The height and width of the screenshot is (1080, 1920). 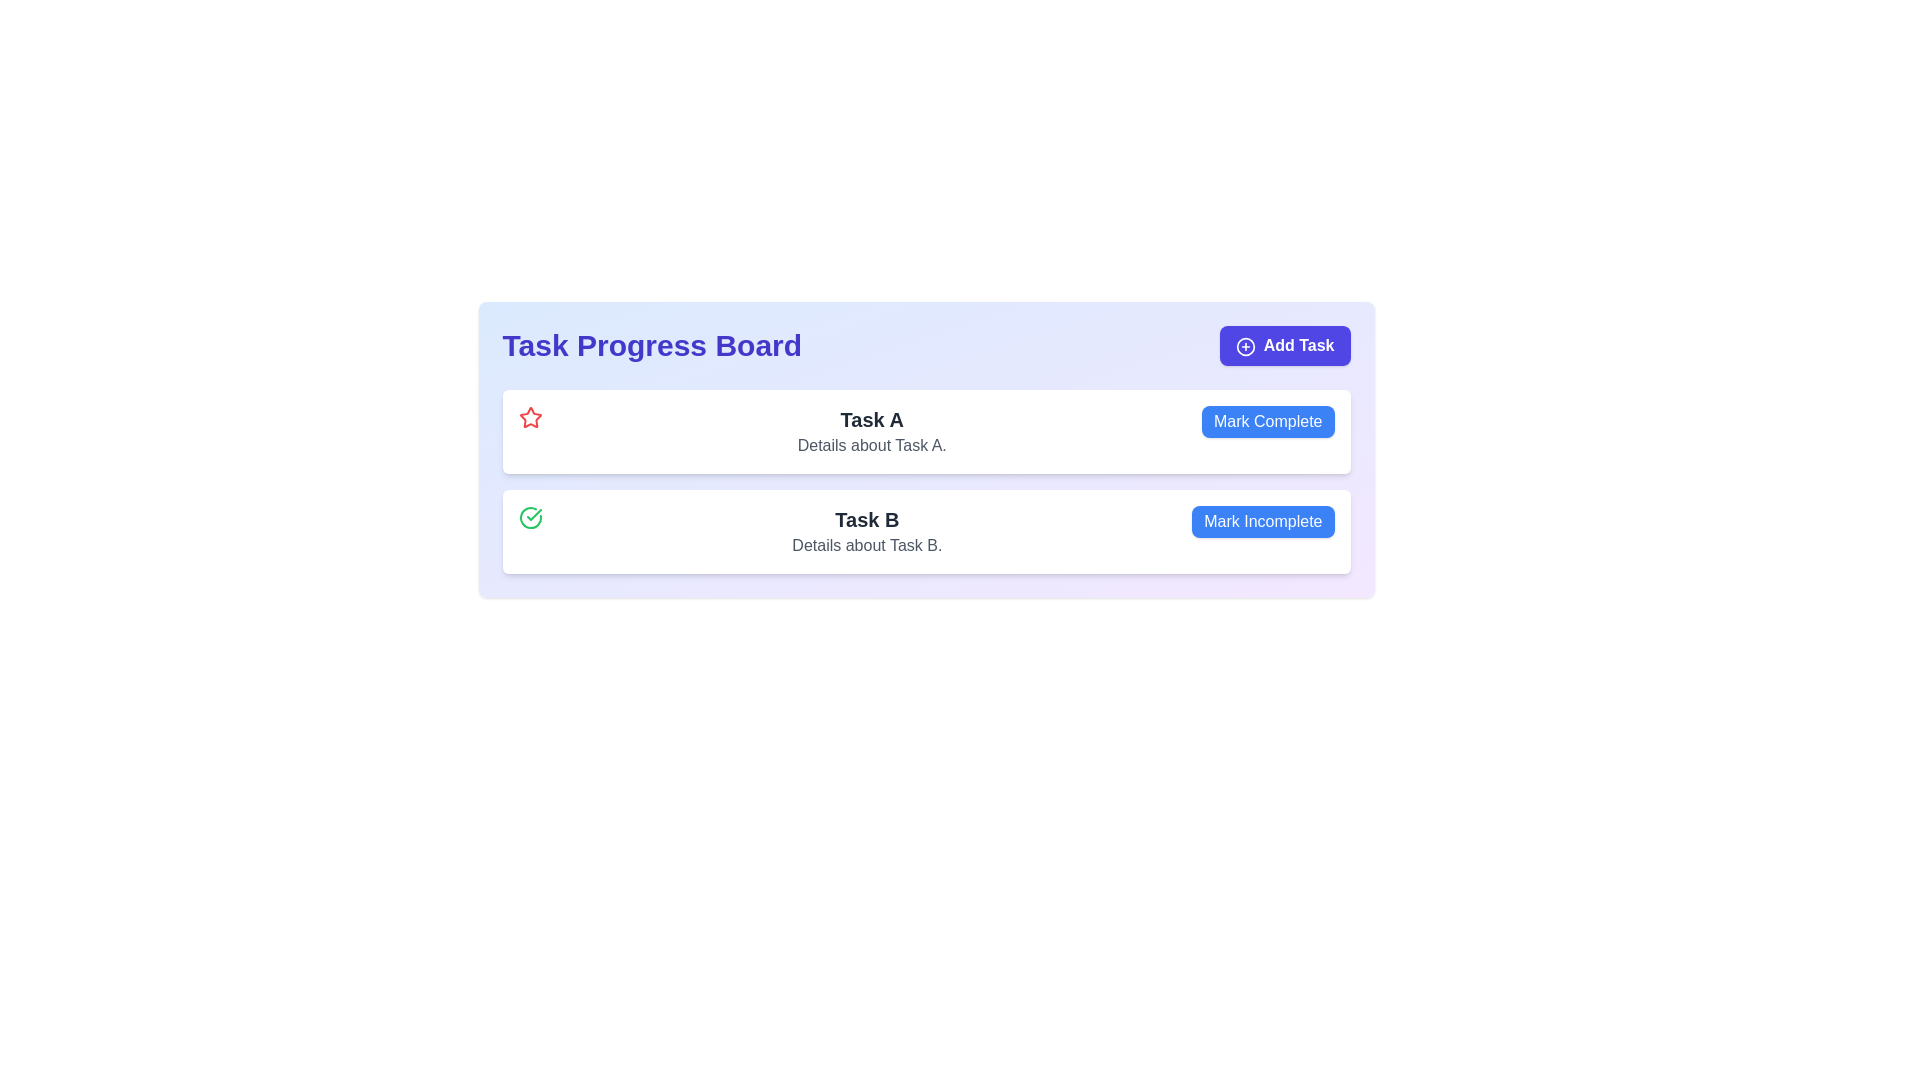 I want to click on the checkmark icon element that visually indicates a completed task for Task B, located near the bottom left of the rectangle representing the second task, so click(x=533, y=514).